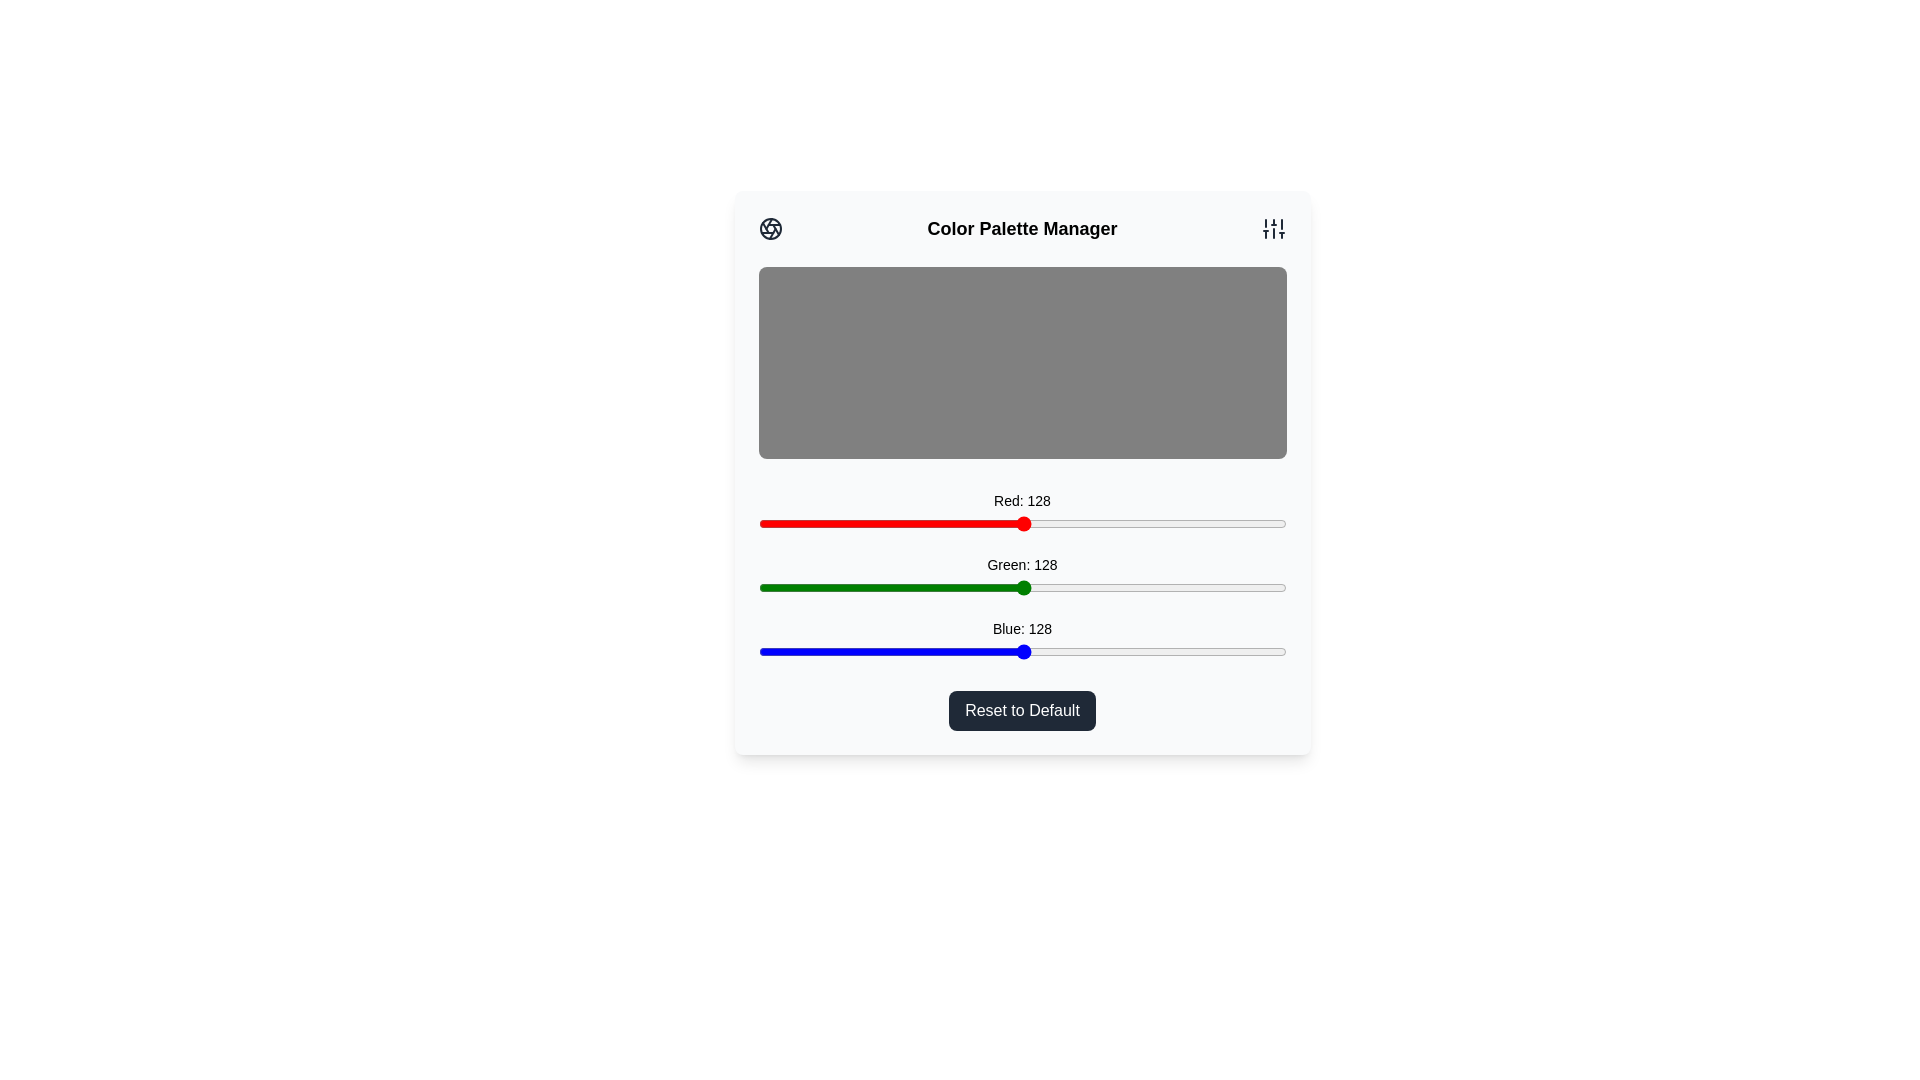 Image resolution: width=1920 pixels, height=1080 pixels. Describe the element at coordinates (978, 523) in the screenshot. I see `the red color slider to 106` at that location.